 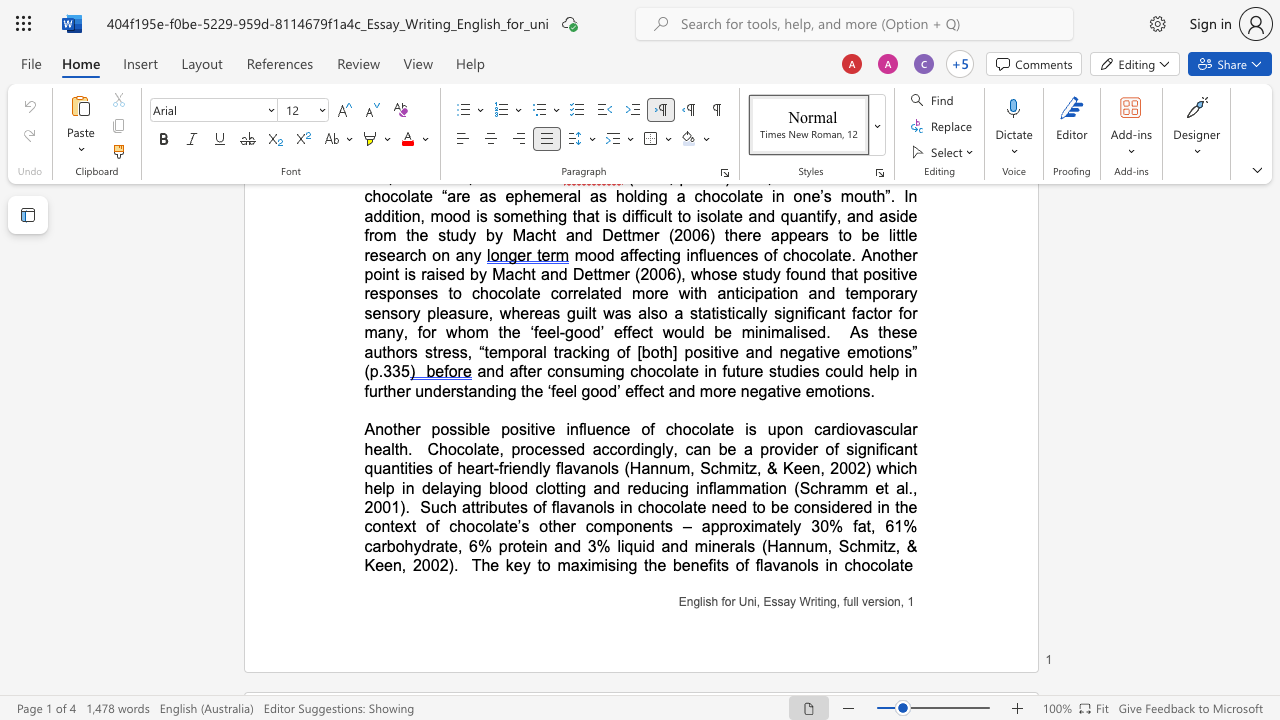 I want to click on the space between the continuous character "u" and "l" in the text, so click(x=897, y=428).